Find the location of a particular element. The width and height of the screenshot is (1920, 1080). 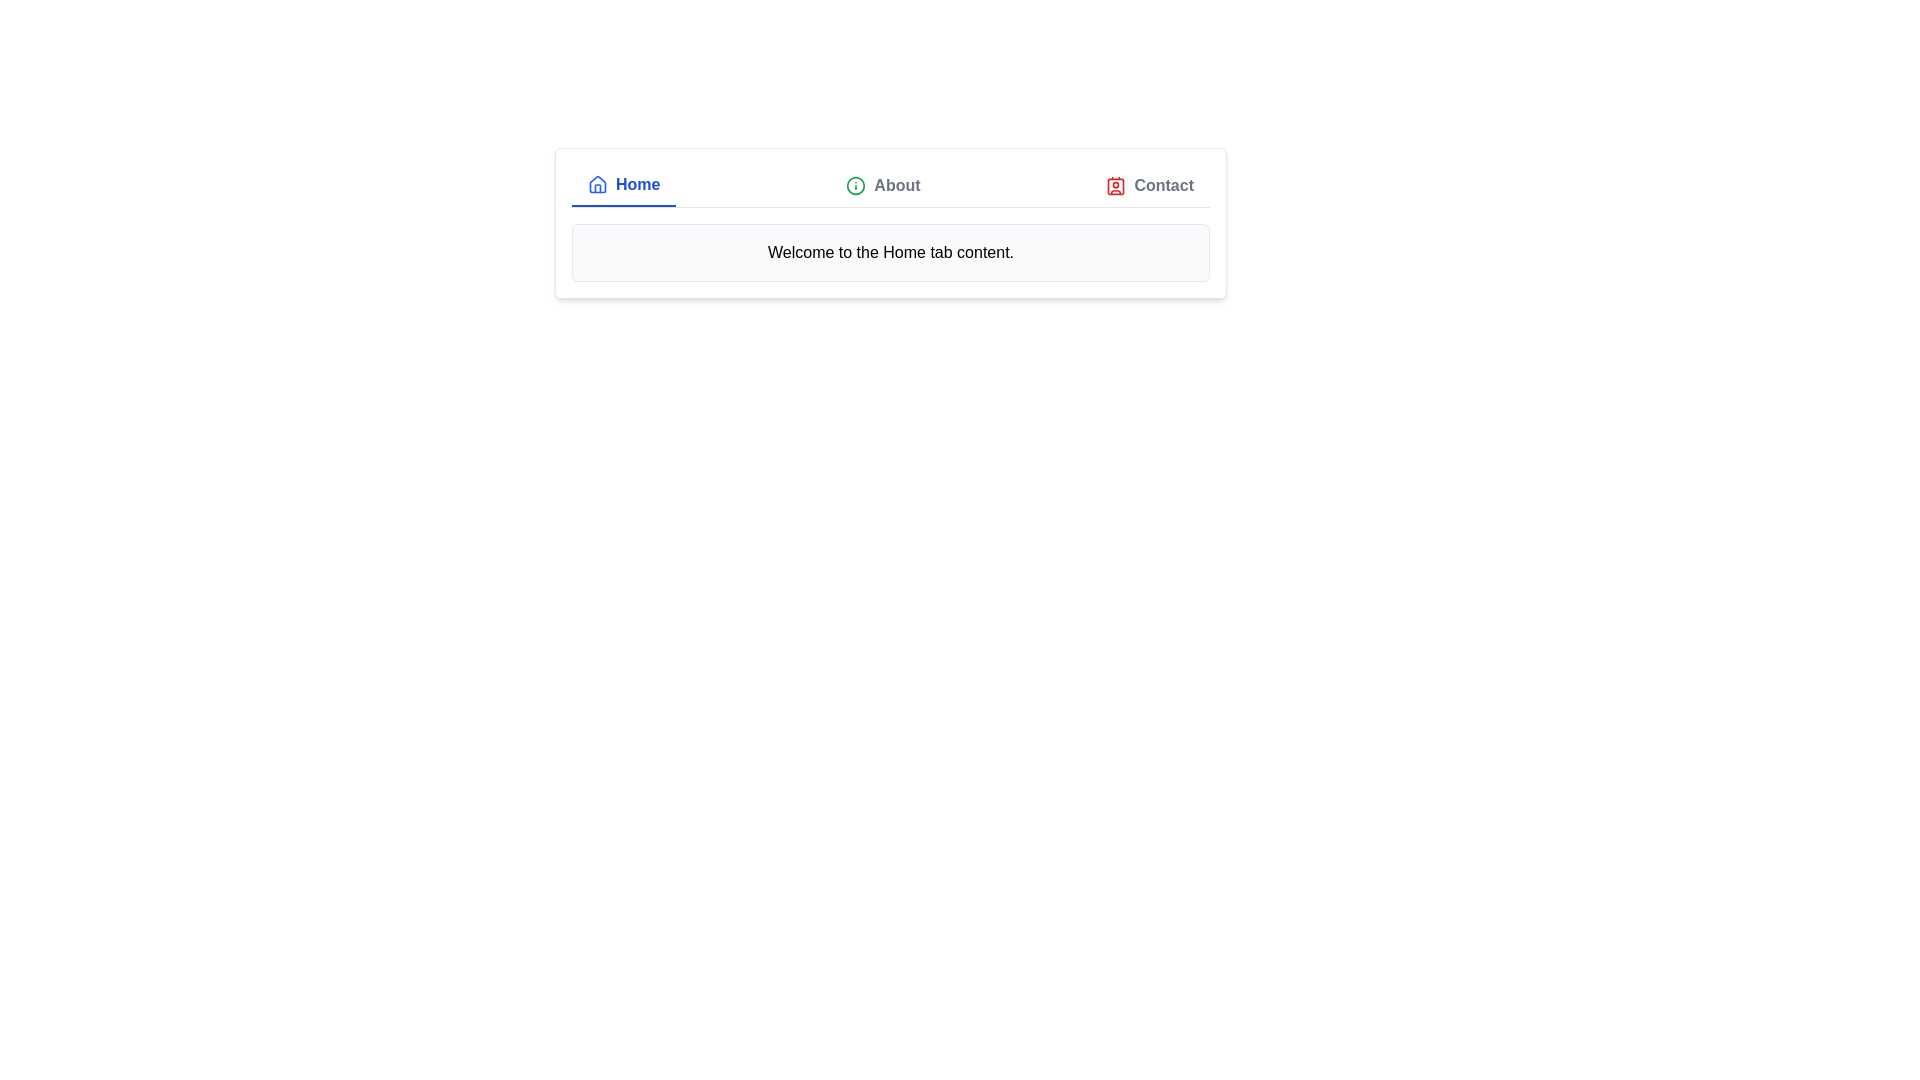

the 'Home' tab in the navigation menu is located at coordinates (890, 186).